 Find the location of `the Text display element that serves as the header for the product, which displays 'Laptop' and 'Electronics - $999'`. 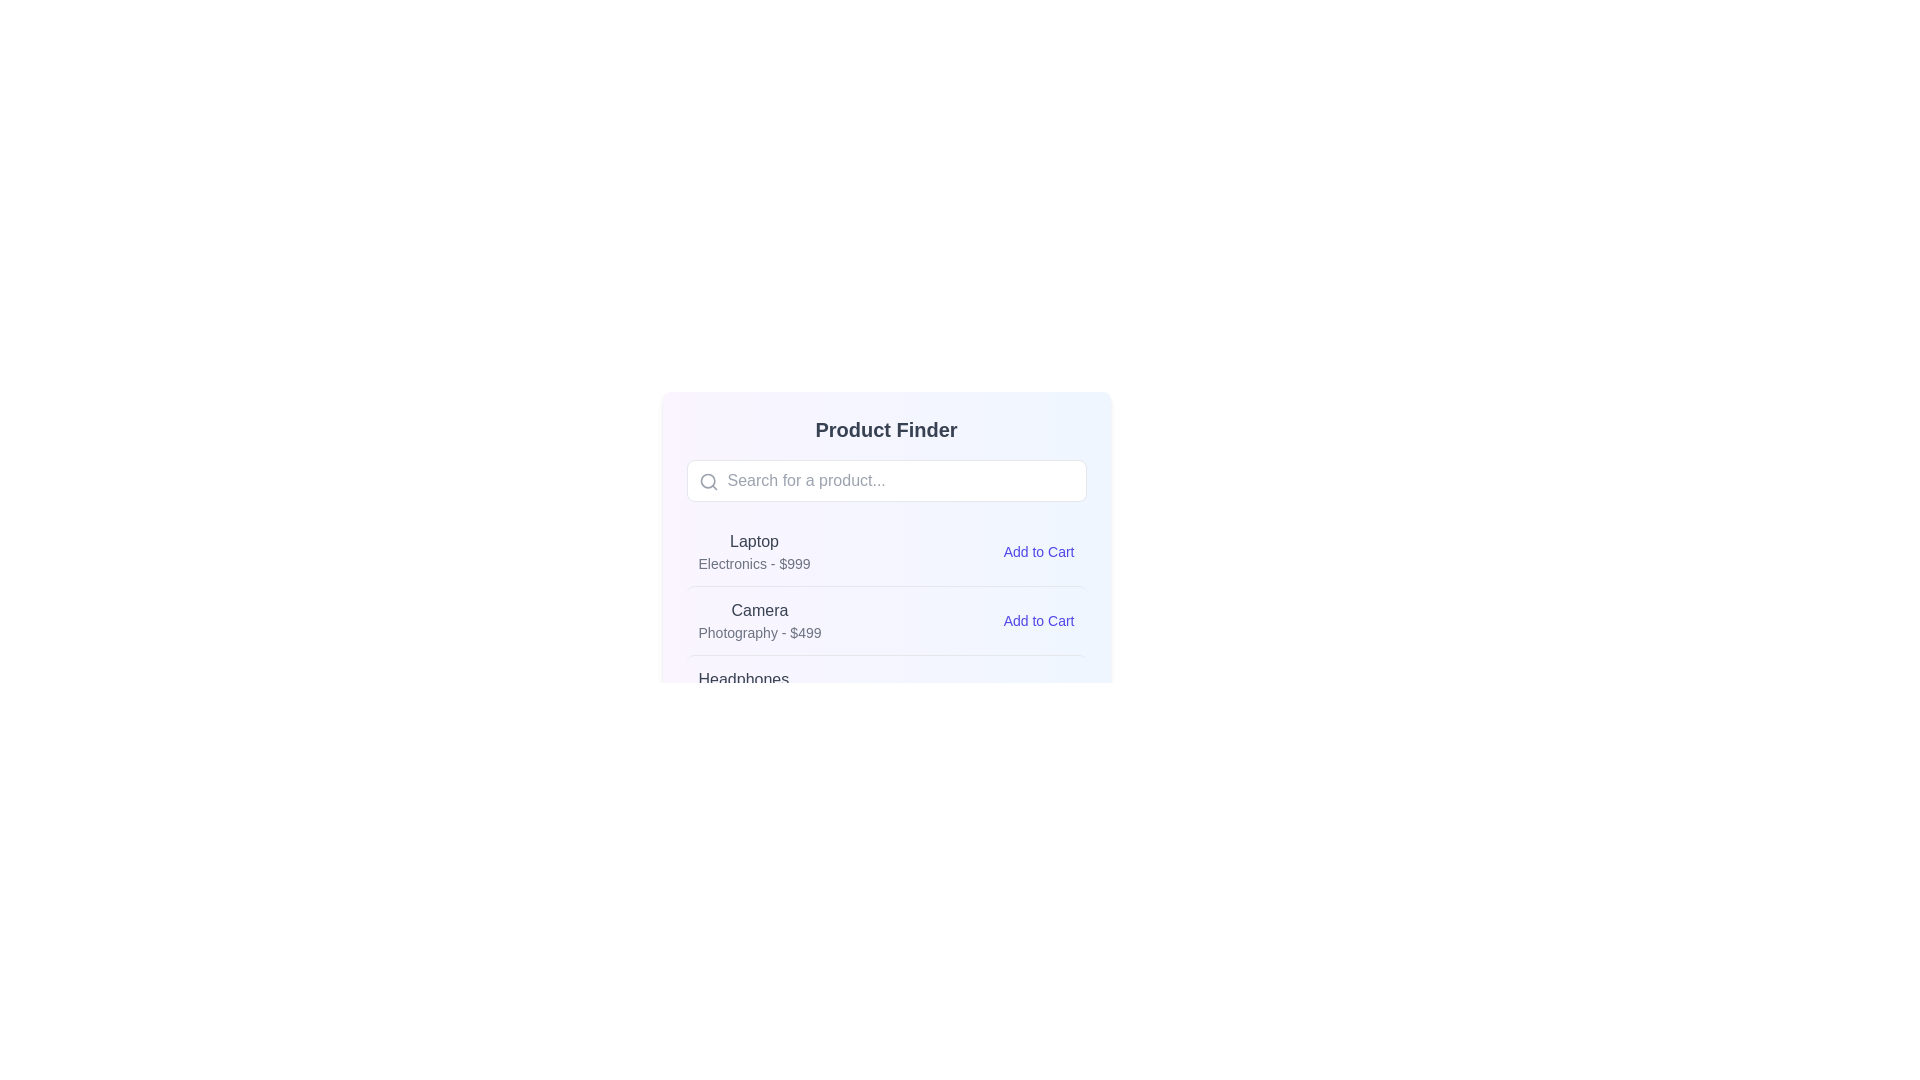

the Text display element that serves as the header for the product, which displays 'Laptop' and 'Electronics - $999' is located at coordinates (753, 542).